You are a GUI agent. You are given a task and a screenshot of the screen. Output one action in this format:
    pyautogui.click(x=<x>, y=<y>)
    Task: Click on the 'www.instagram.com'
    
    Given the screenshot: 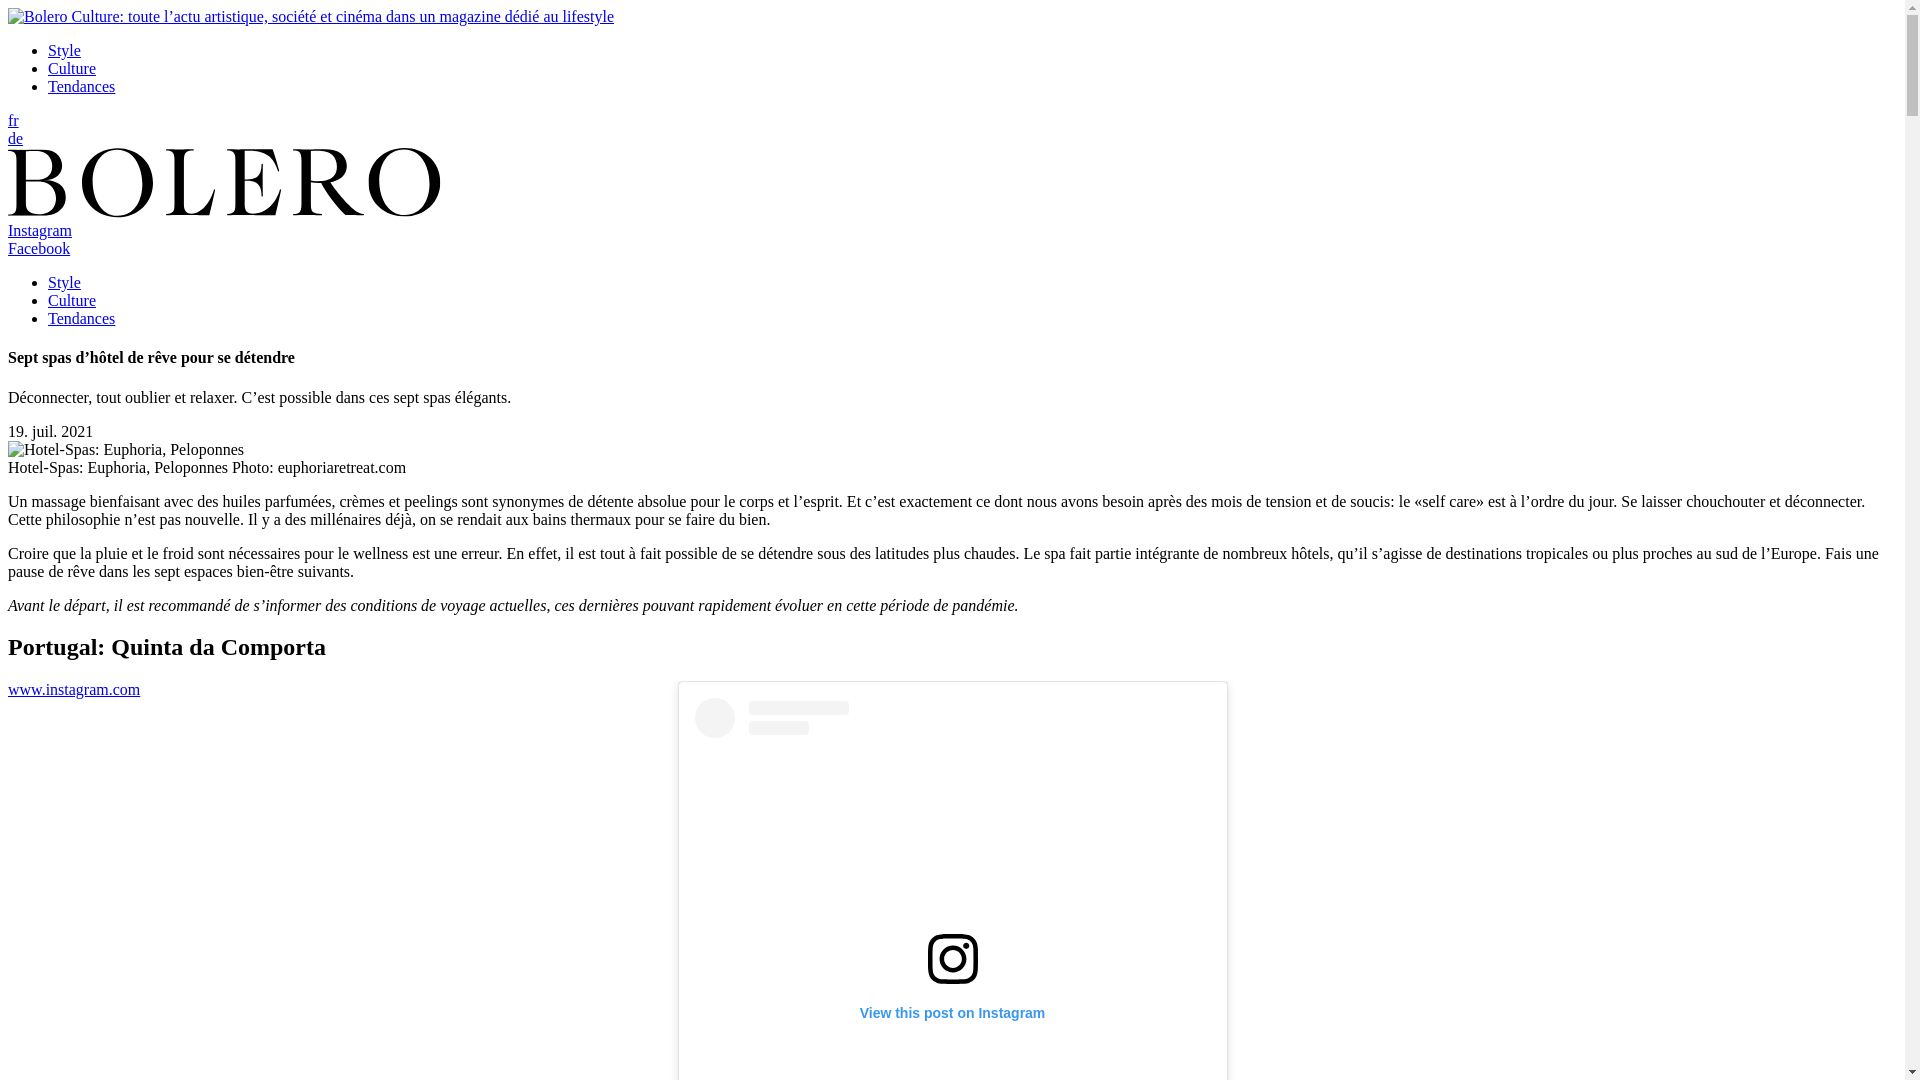 What is the action you would take?
    pyautogui.click(x=73, y=688)
    